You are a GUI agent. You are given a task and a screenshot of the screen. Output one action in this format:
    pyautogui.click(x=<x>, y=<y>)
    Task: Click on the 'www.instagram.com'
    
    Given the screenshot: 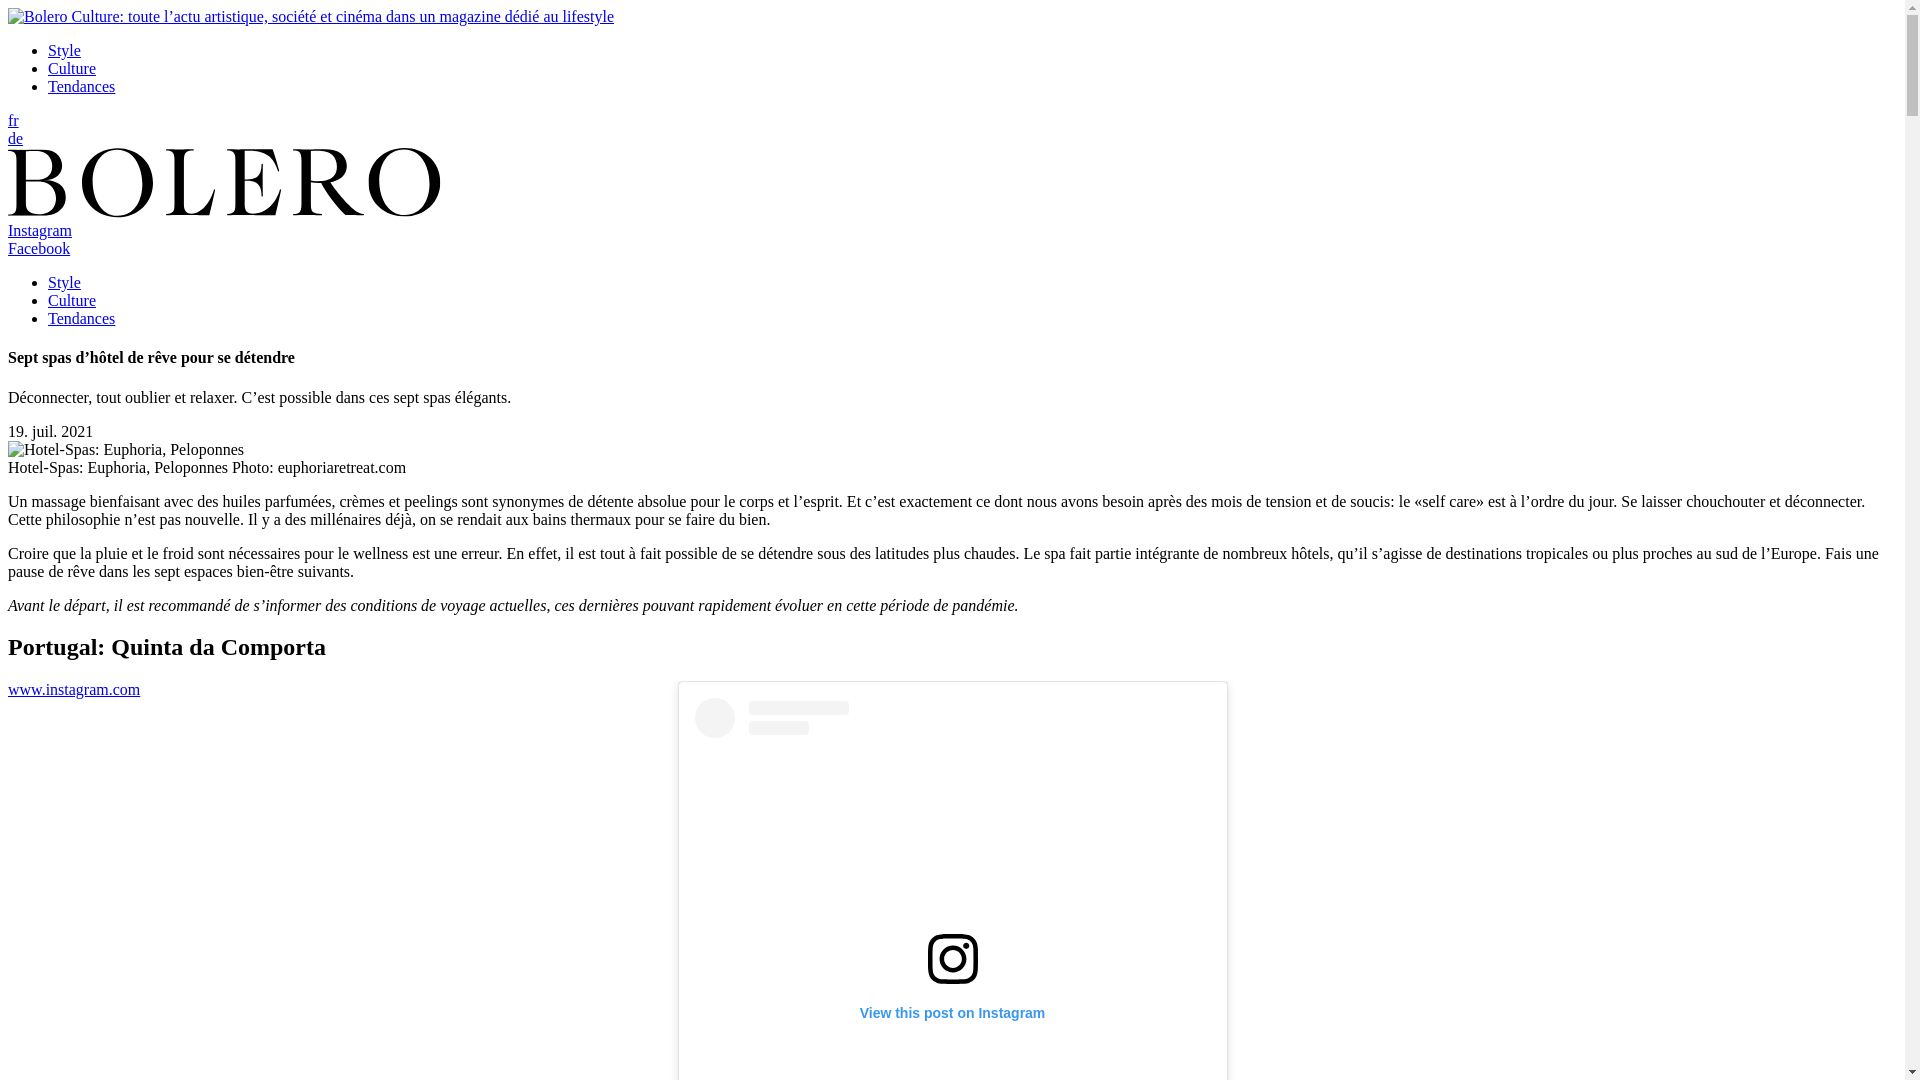 What is the action you would take?
    pyautogui.click(x=73, y=688)
    